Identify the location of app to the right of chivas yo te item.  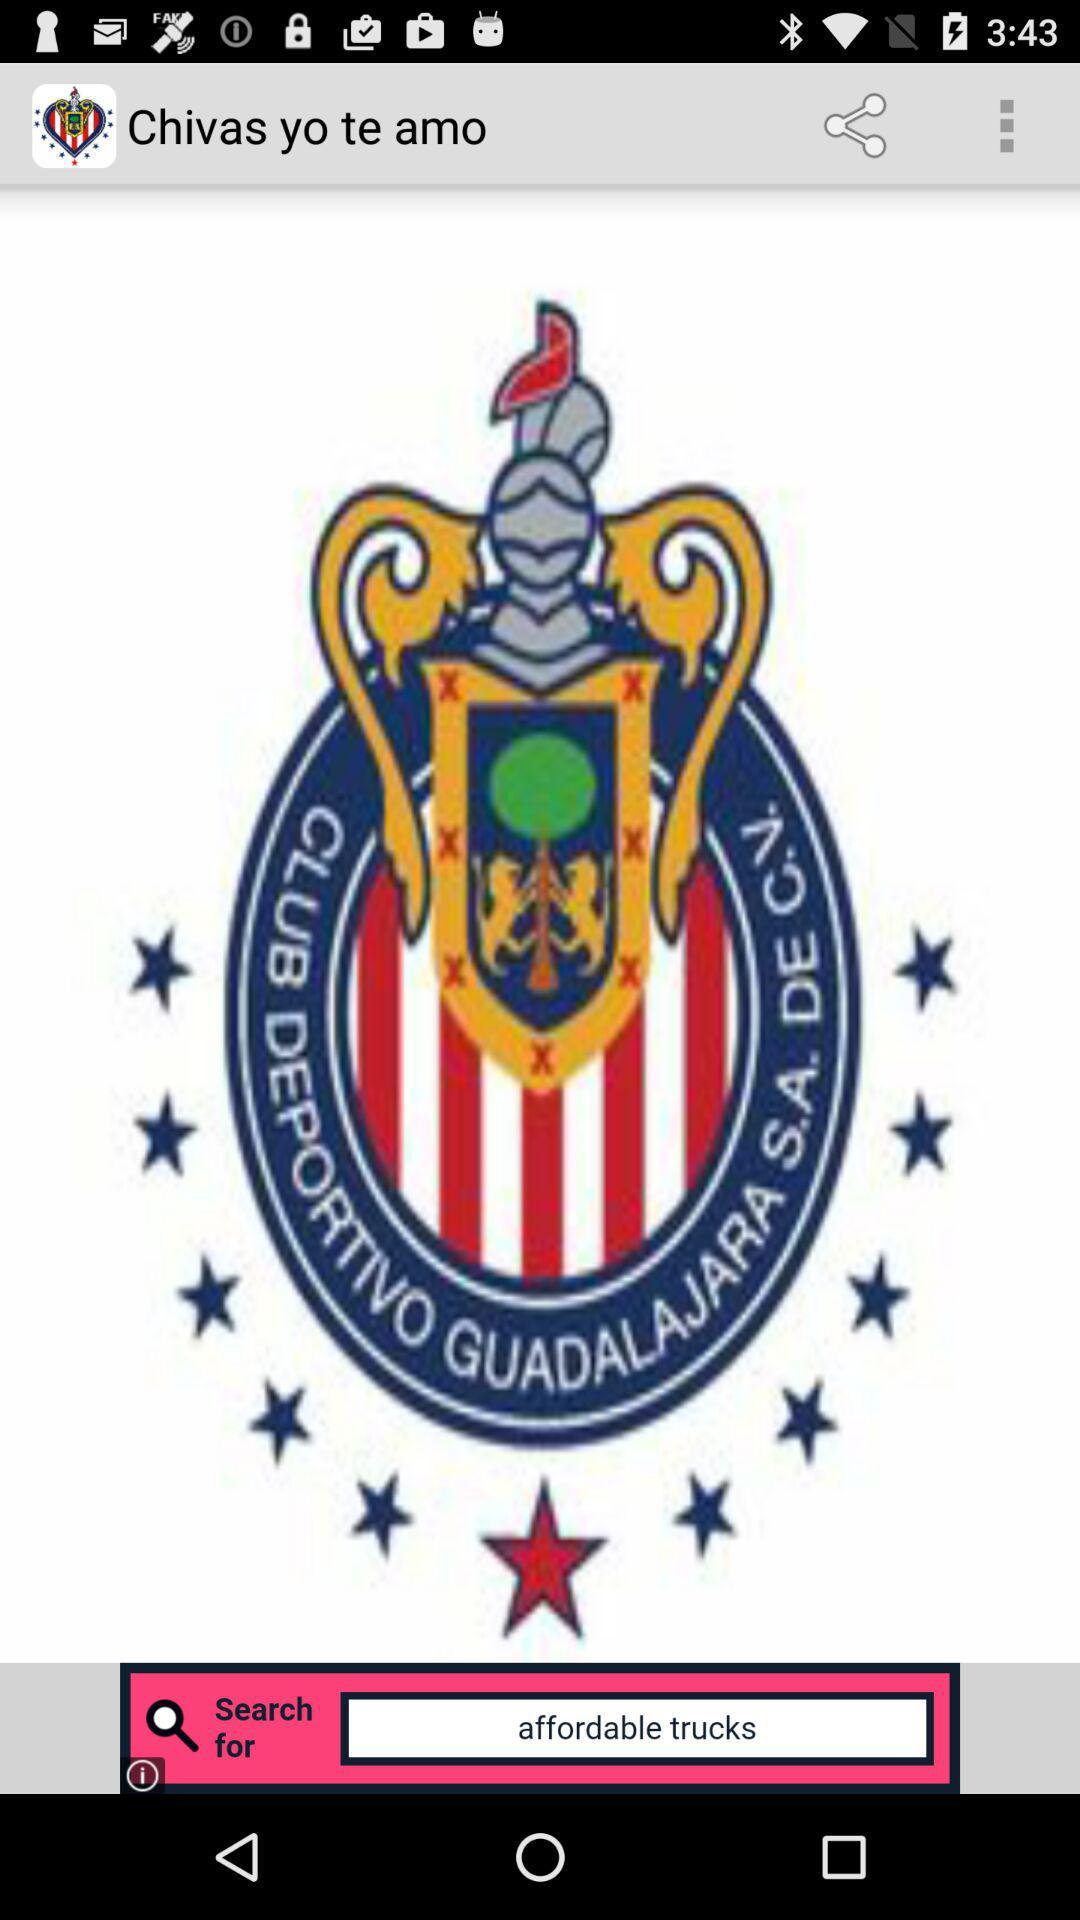
(858, 124).